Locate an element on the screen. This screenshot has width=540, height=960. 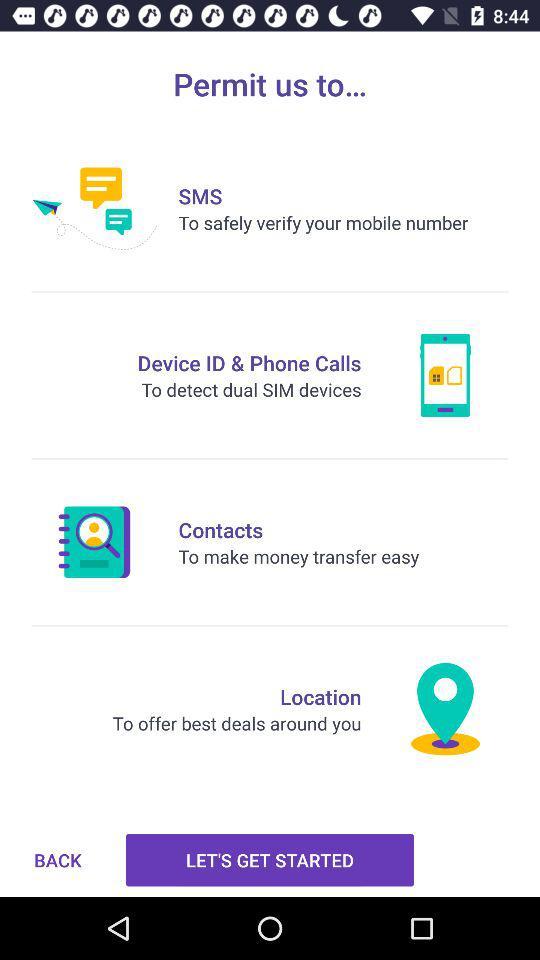
the let s get icon is located at coordinates (270, 859).